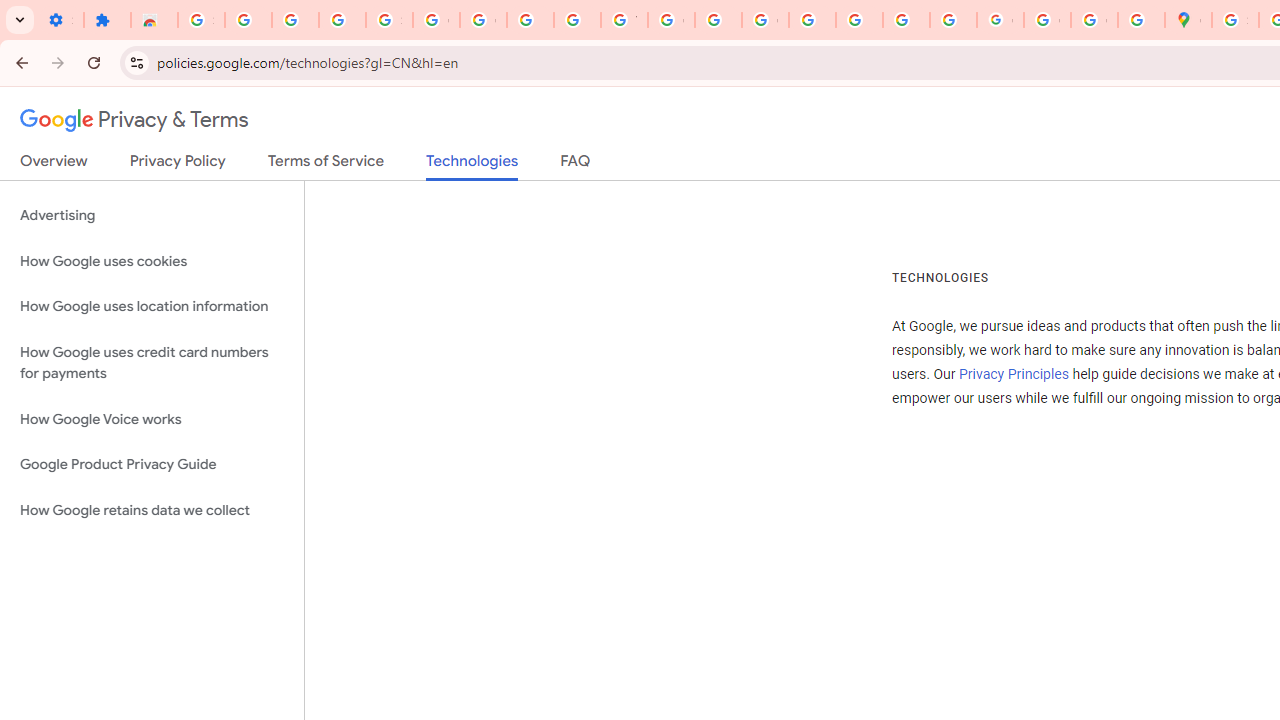 The height and width of the screenshot is (720, 1280). I want to click on 'FAQ', so click(575, 164).